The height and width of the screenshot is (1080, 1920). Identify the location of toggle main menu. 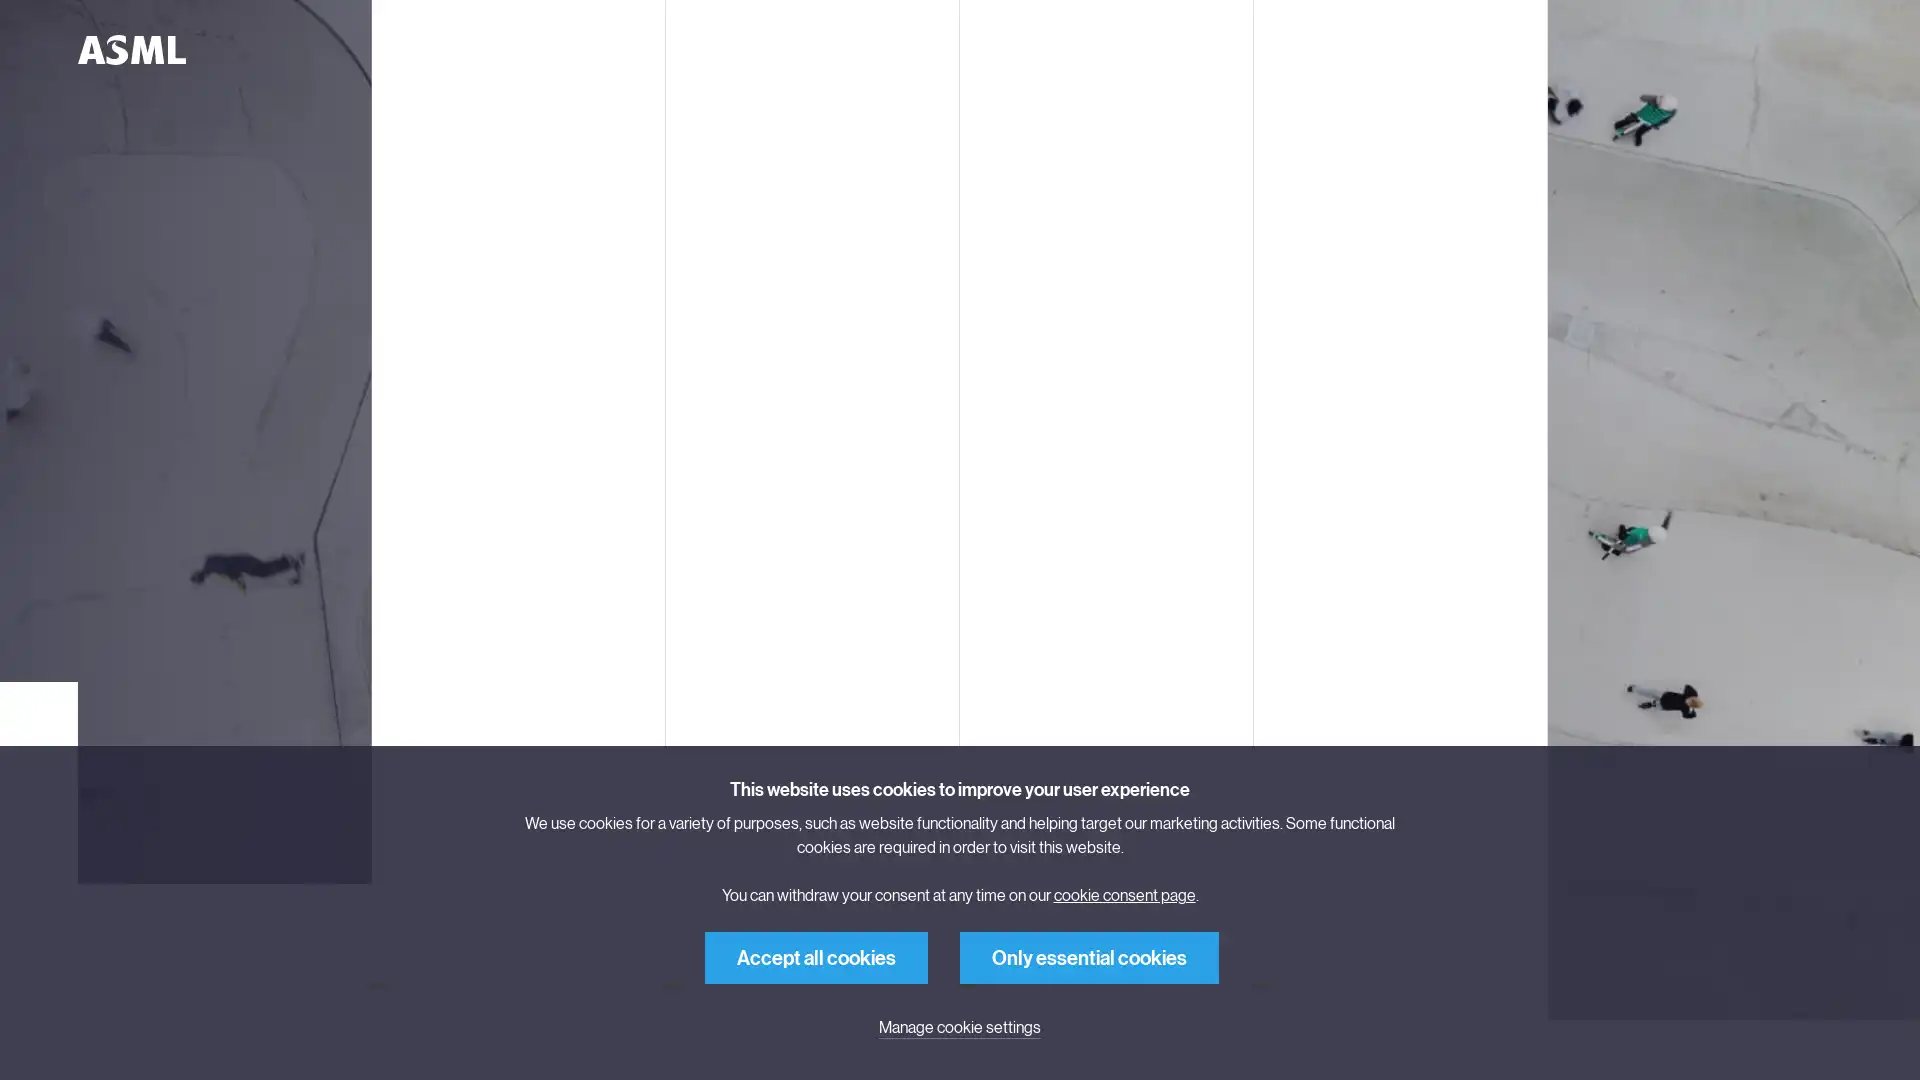
(385, 49).